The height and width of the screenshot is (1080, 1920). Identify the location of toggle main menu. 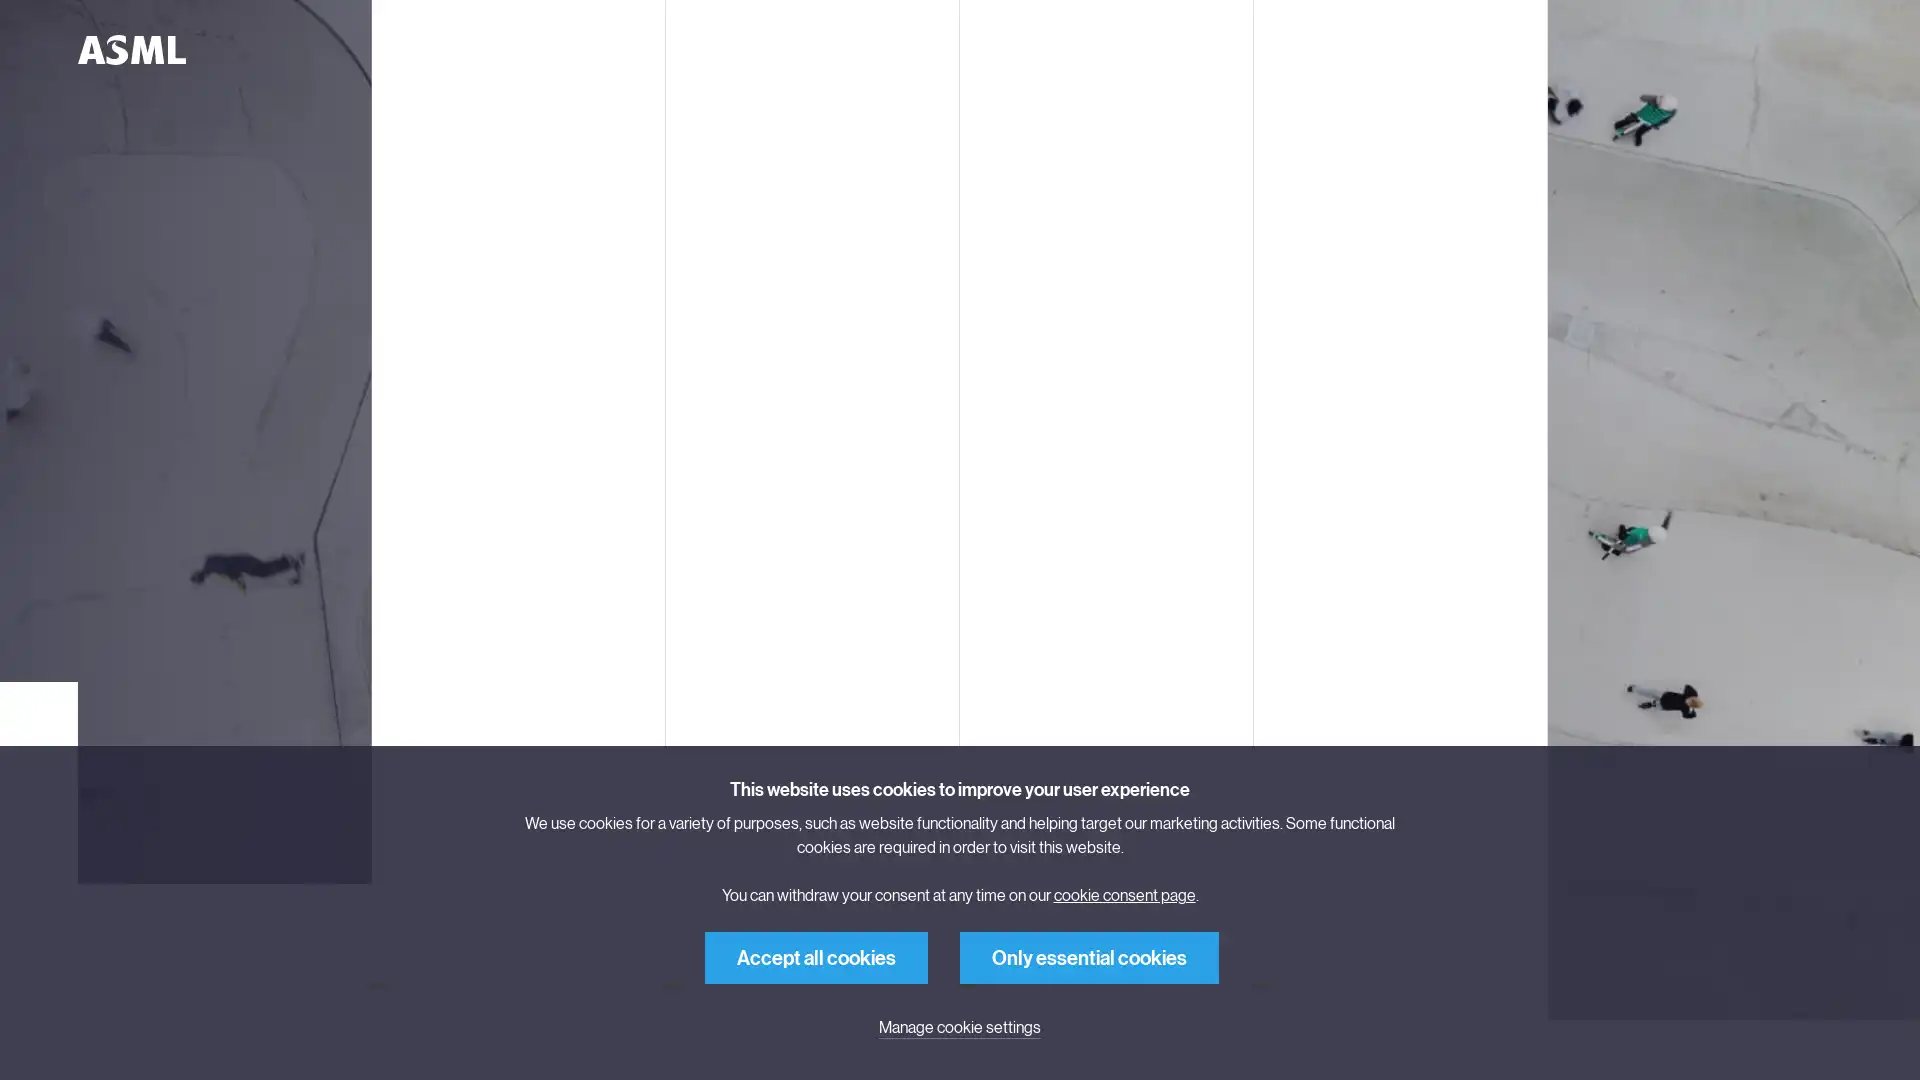
(385, 49).